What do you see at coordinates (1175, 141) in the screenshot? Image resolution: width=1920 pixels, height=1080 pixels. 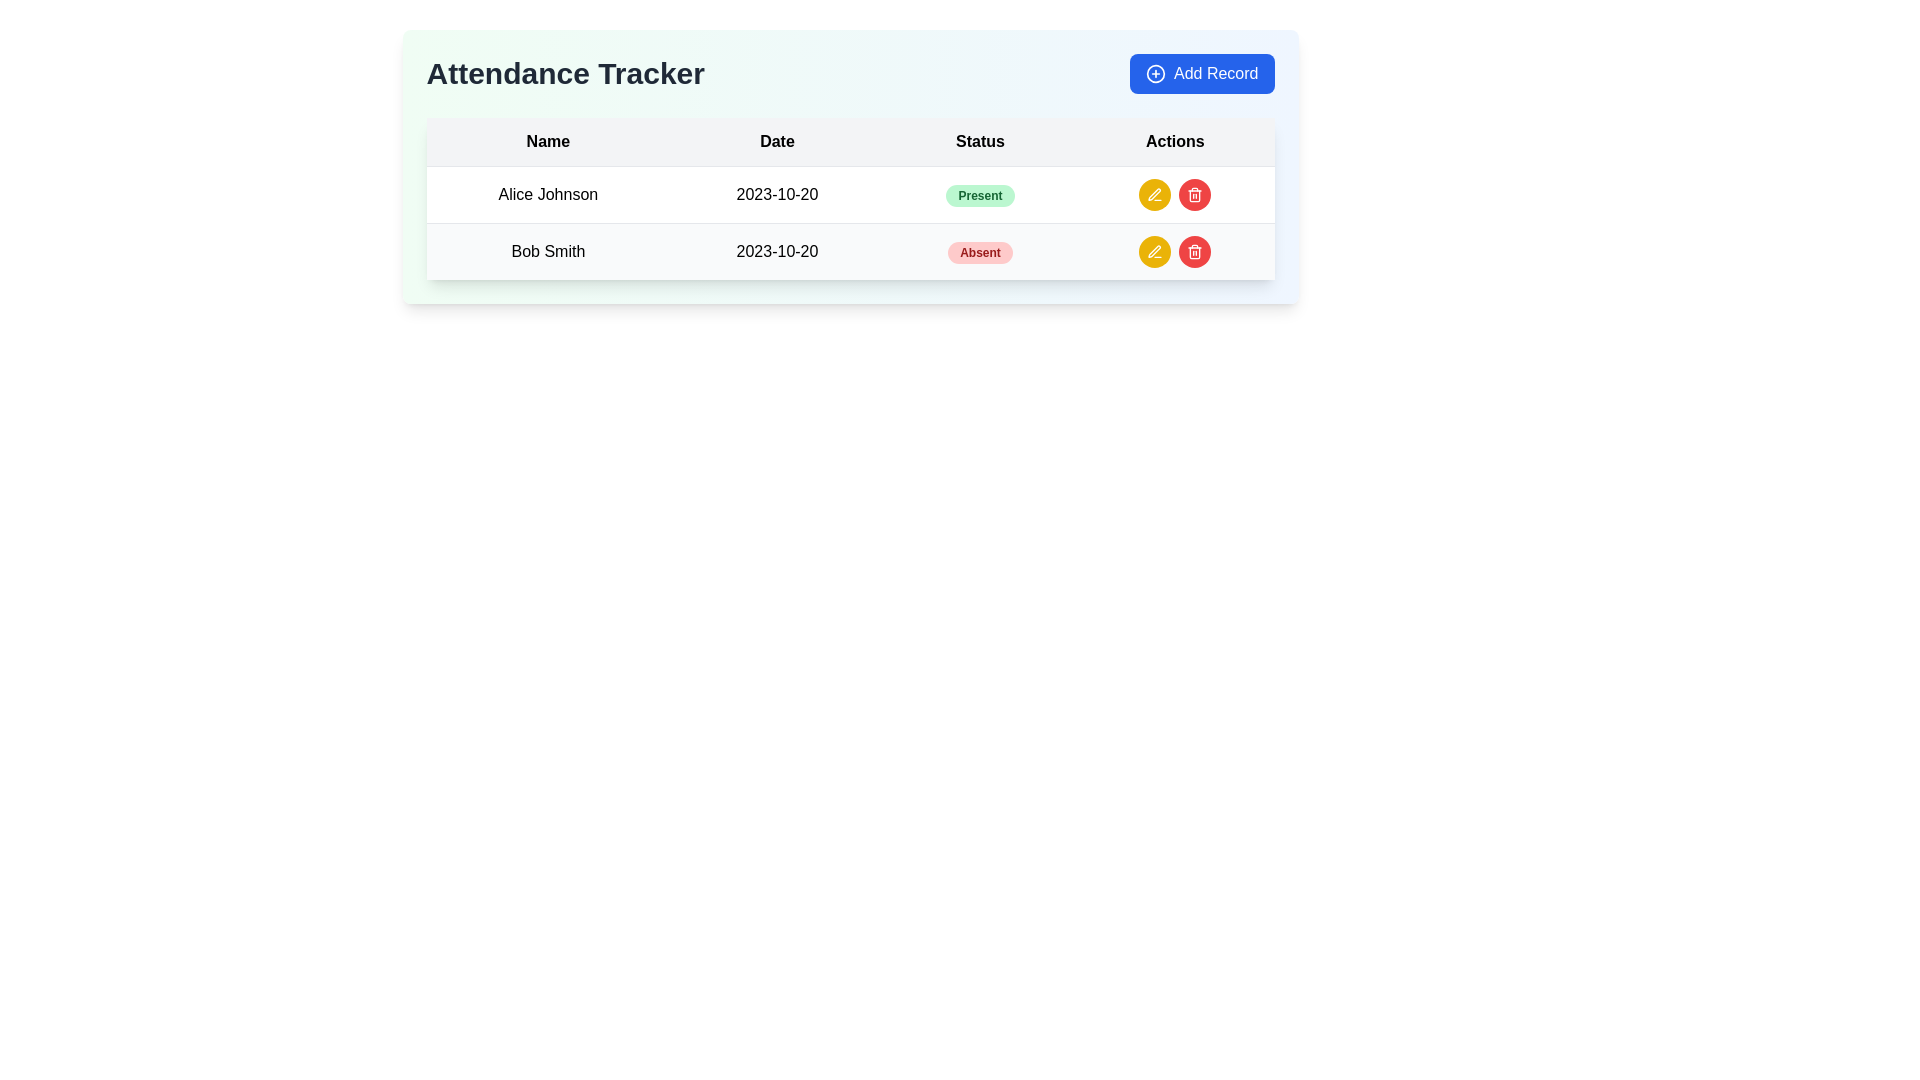 I see `the text label in the fourth cell of the header row of the Attendance Tracker table, which indicates the column for action buttons` at bounding box center [1175, 141].